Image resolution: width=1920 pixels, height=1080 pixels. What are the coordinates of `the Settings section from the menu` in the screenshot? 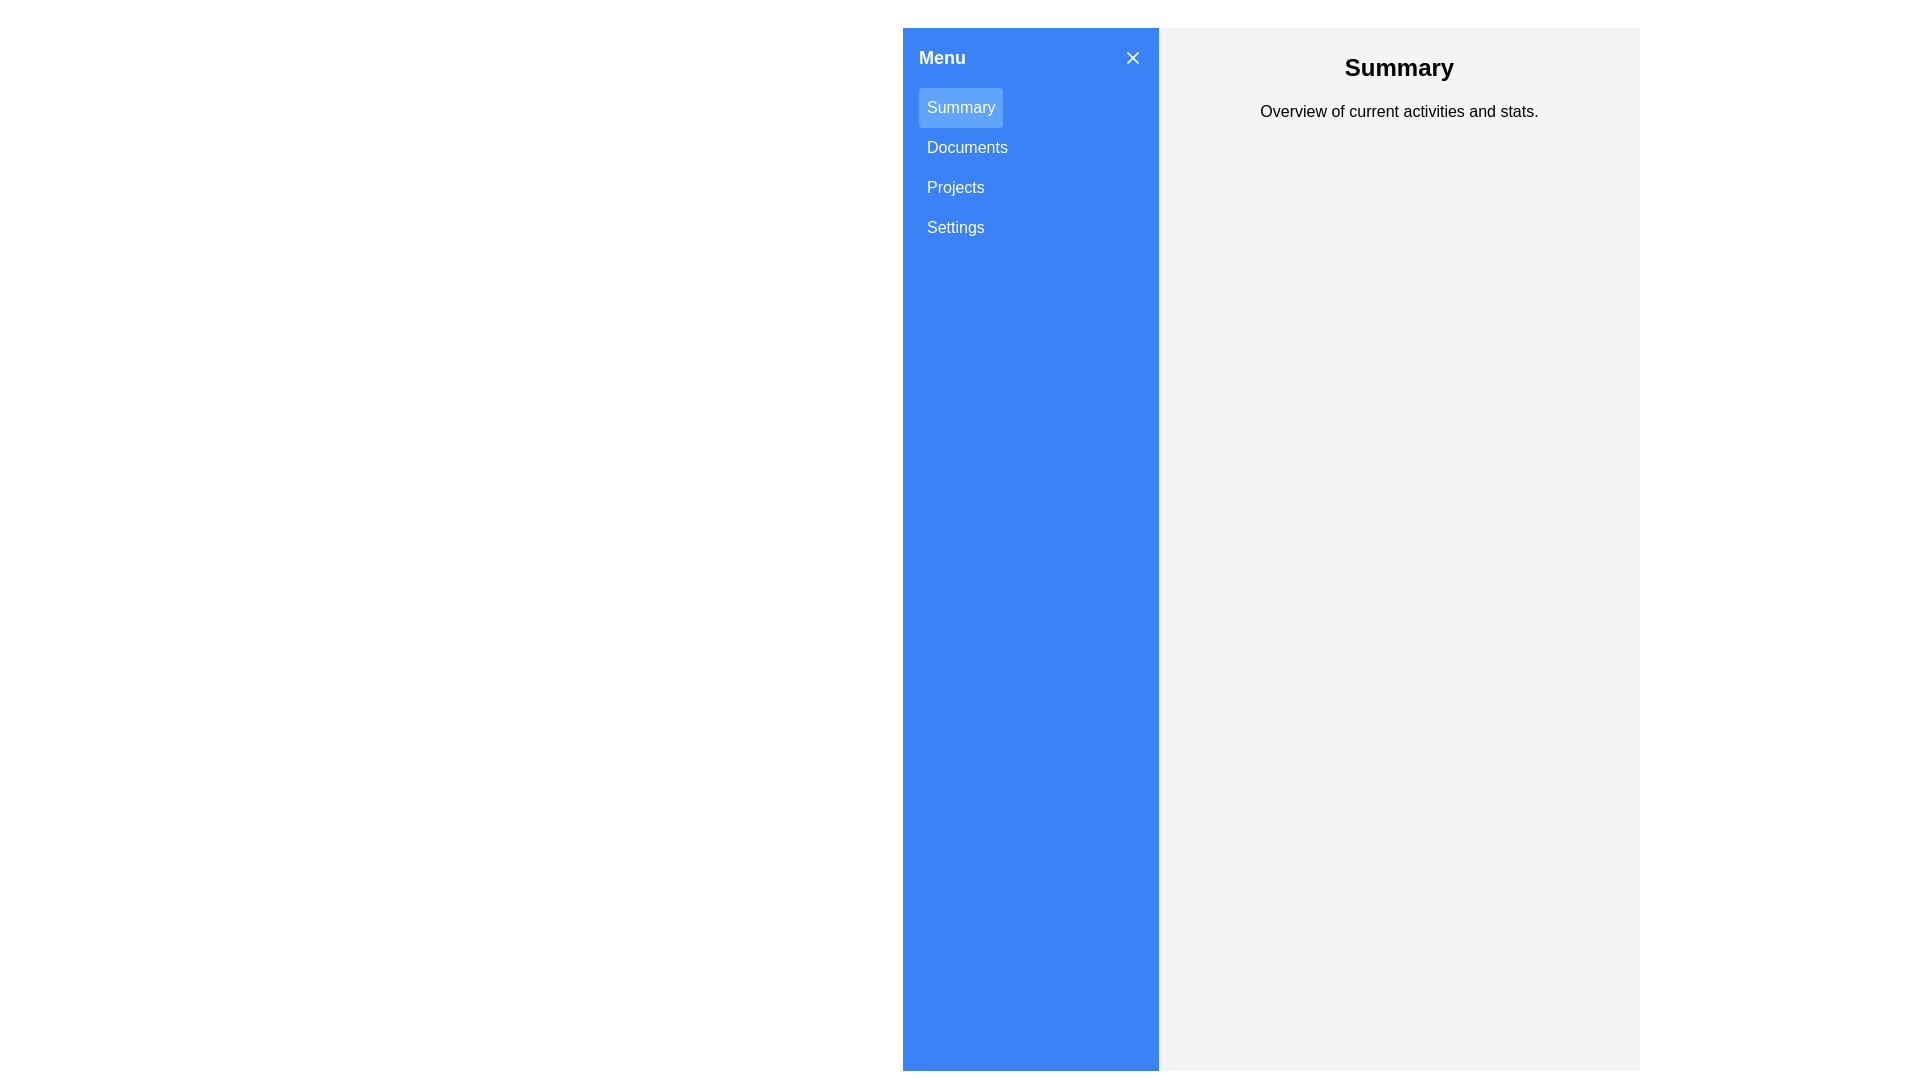 It's located at (954, 226).